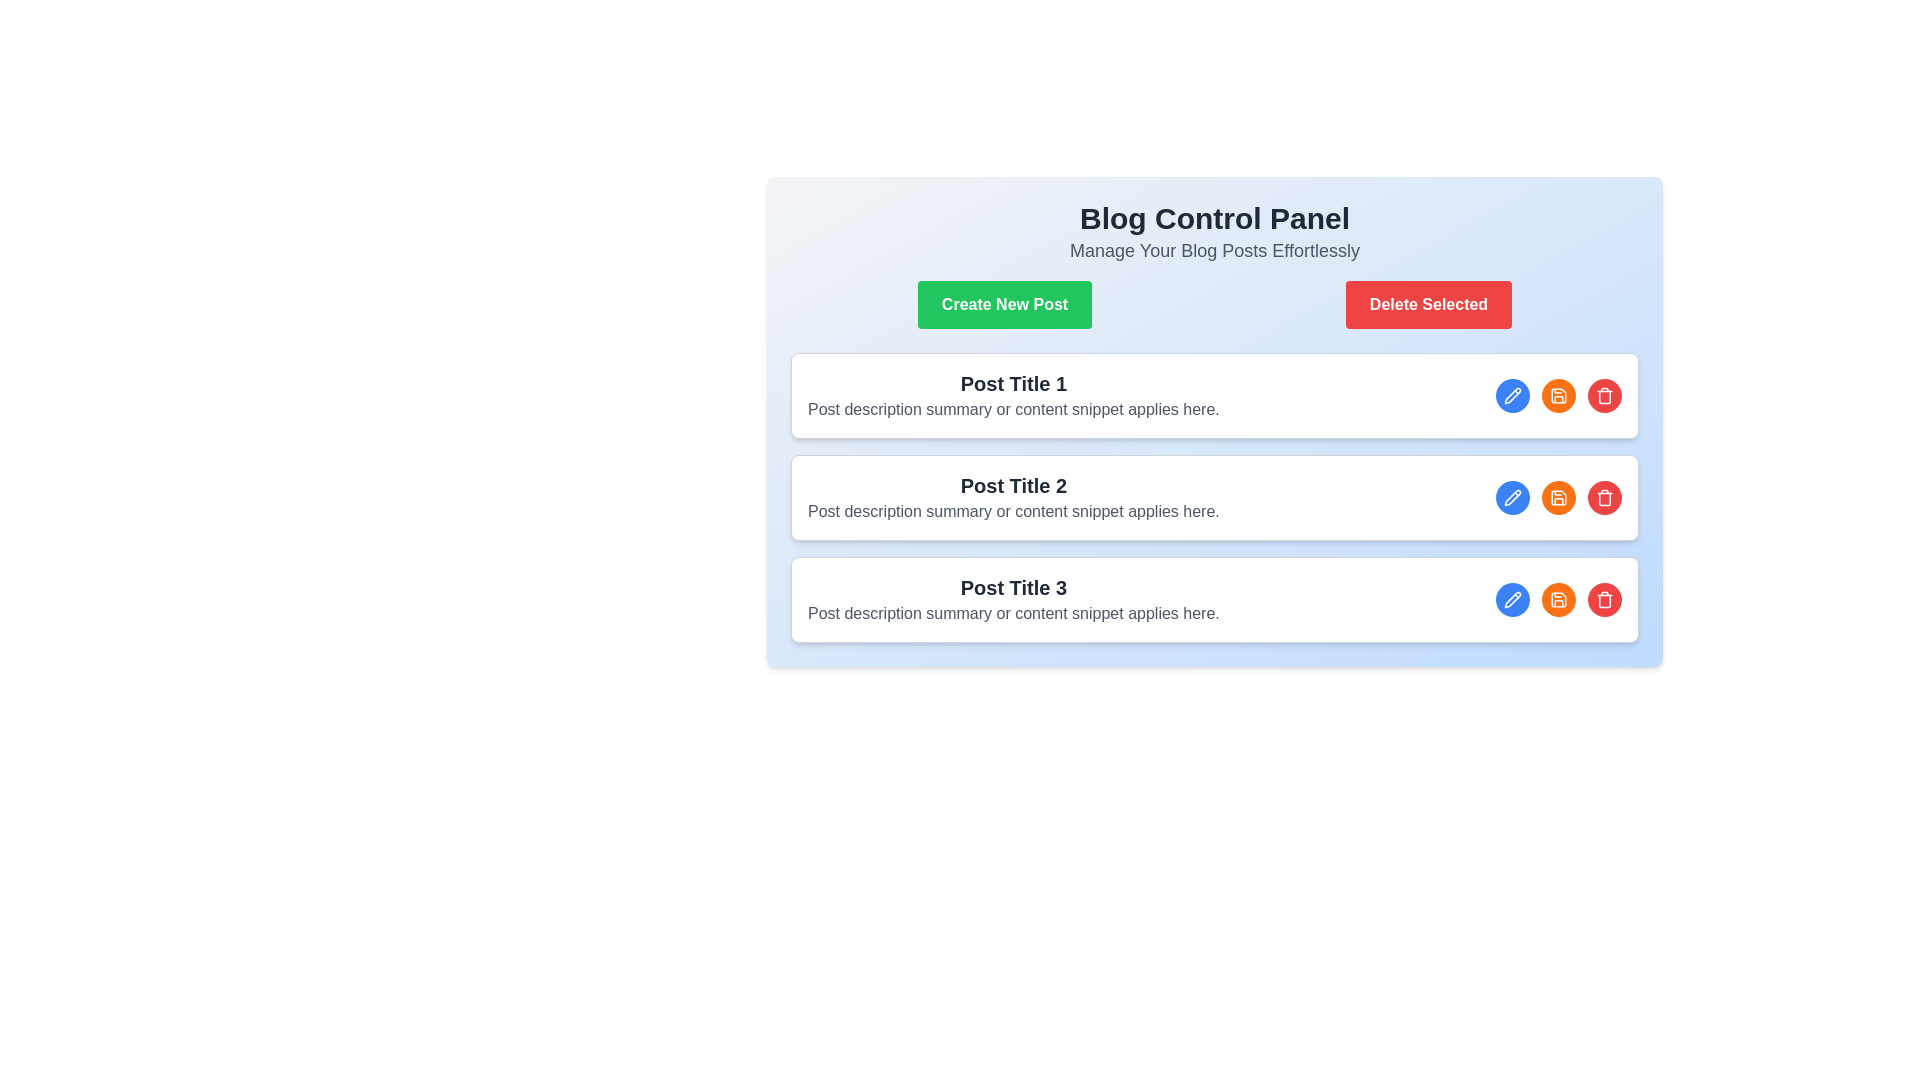  Describe the element at coordinates (1213, 219) in the screenshot. I see `text of the heading that identifies the main purpose of the page, which indicates it is the control panel for blog management` at that location.